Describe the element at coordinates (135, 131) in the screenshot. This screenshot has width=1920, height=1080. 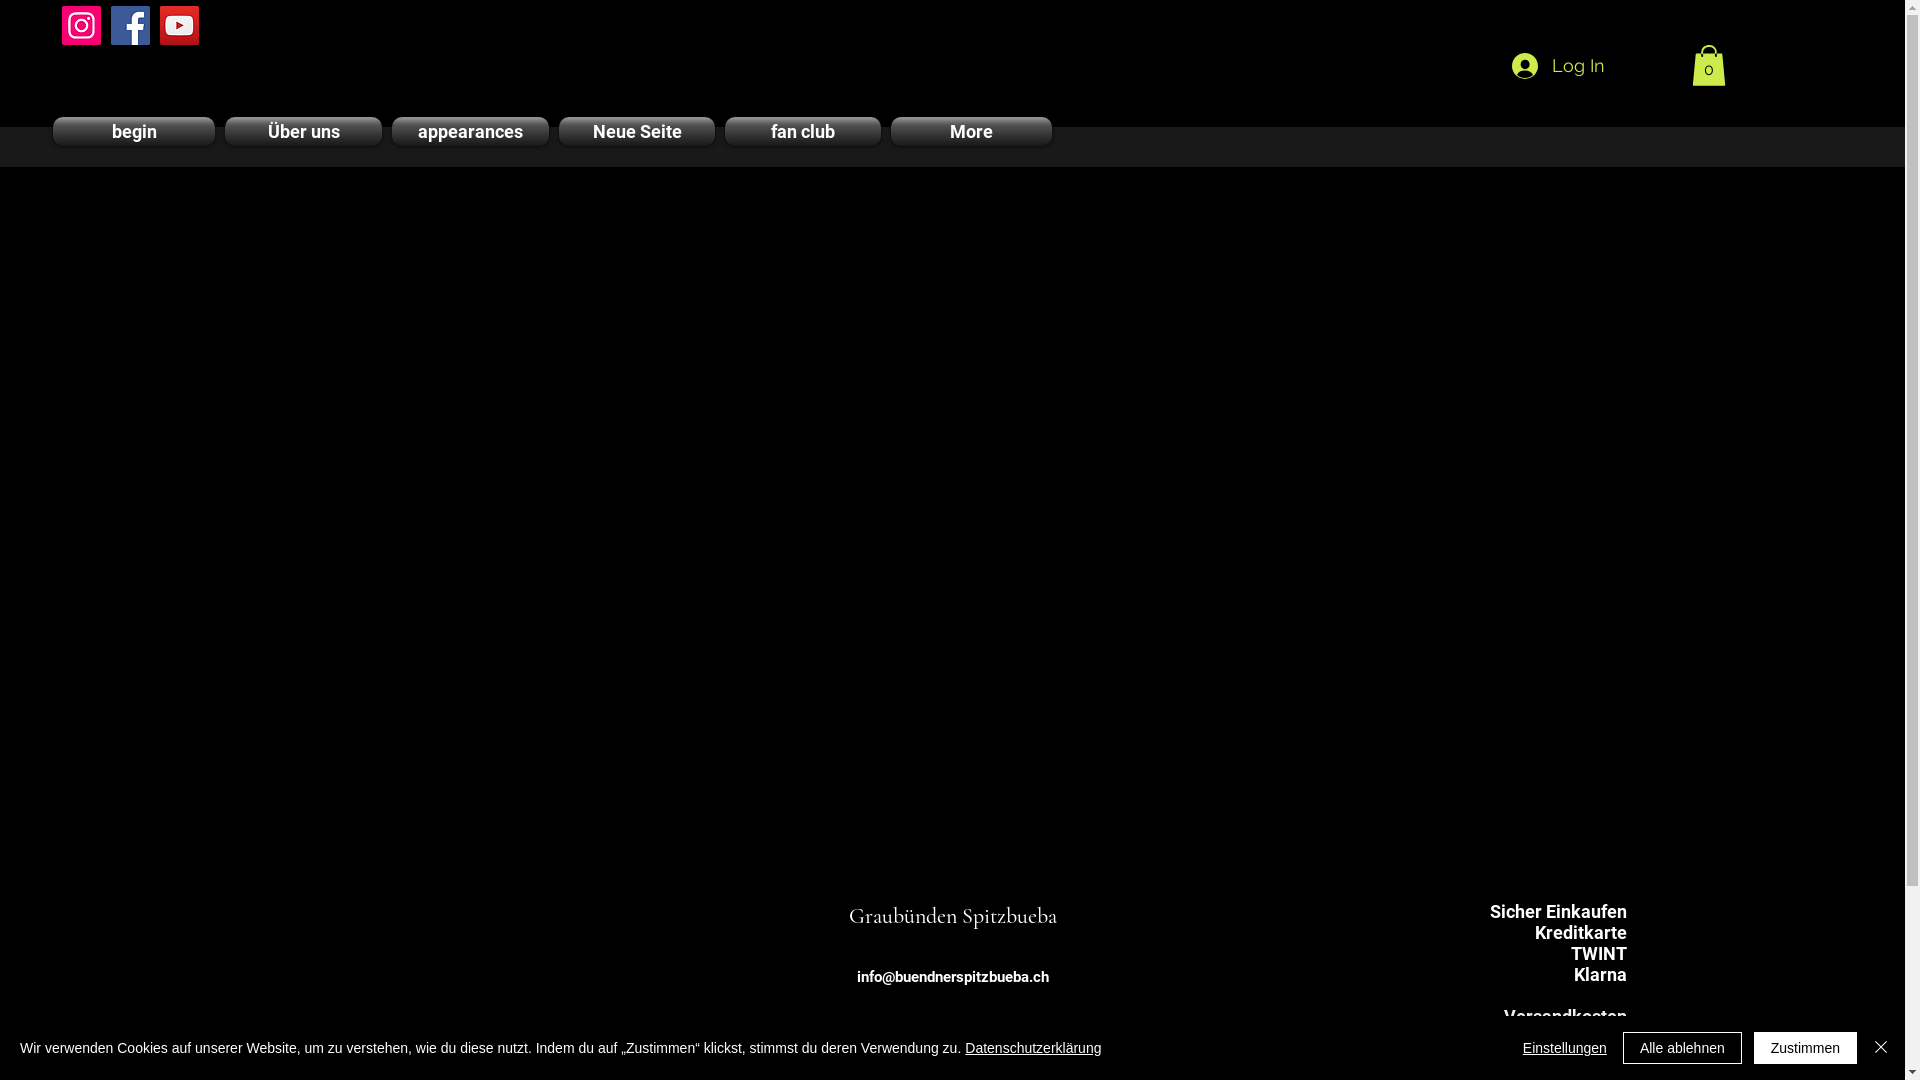
I see `'begin'` at that location.